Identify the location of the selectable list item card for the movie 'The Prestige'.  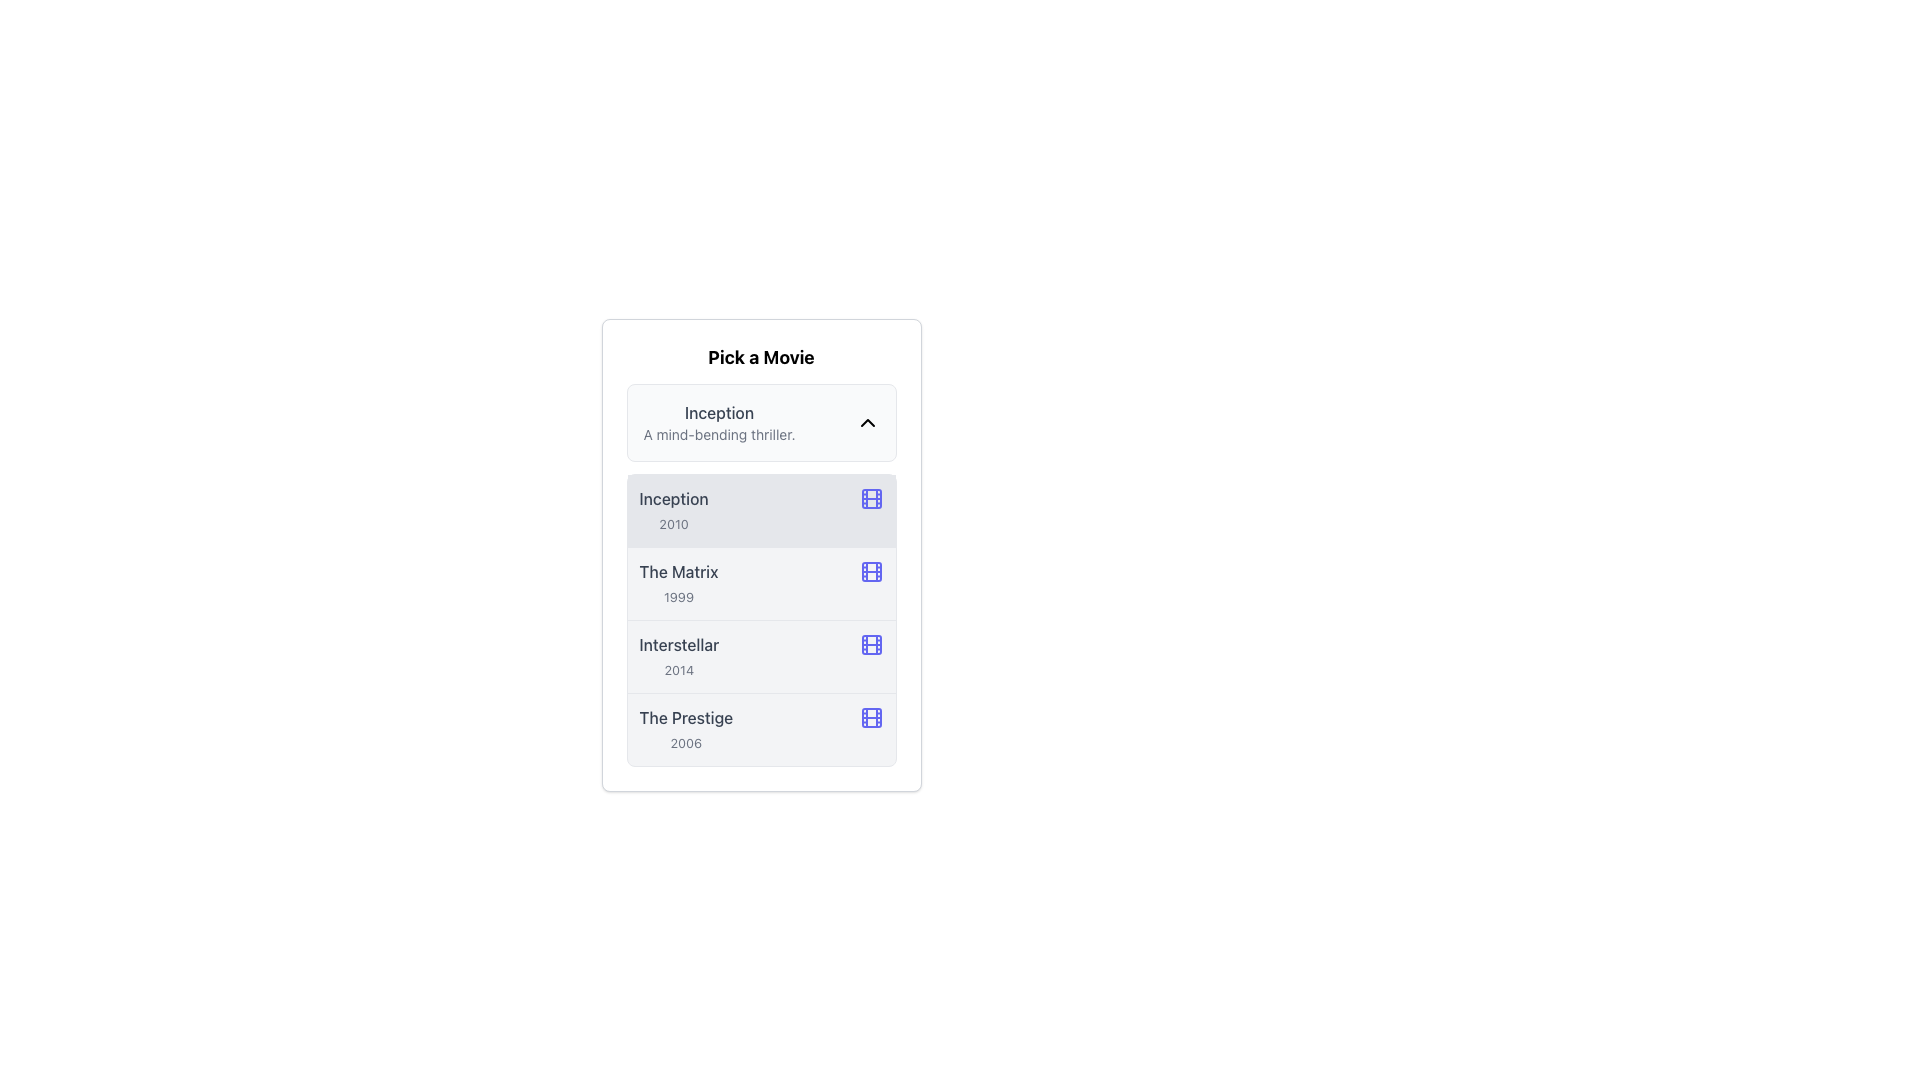
(760, 729).